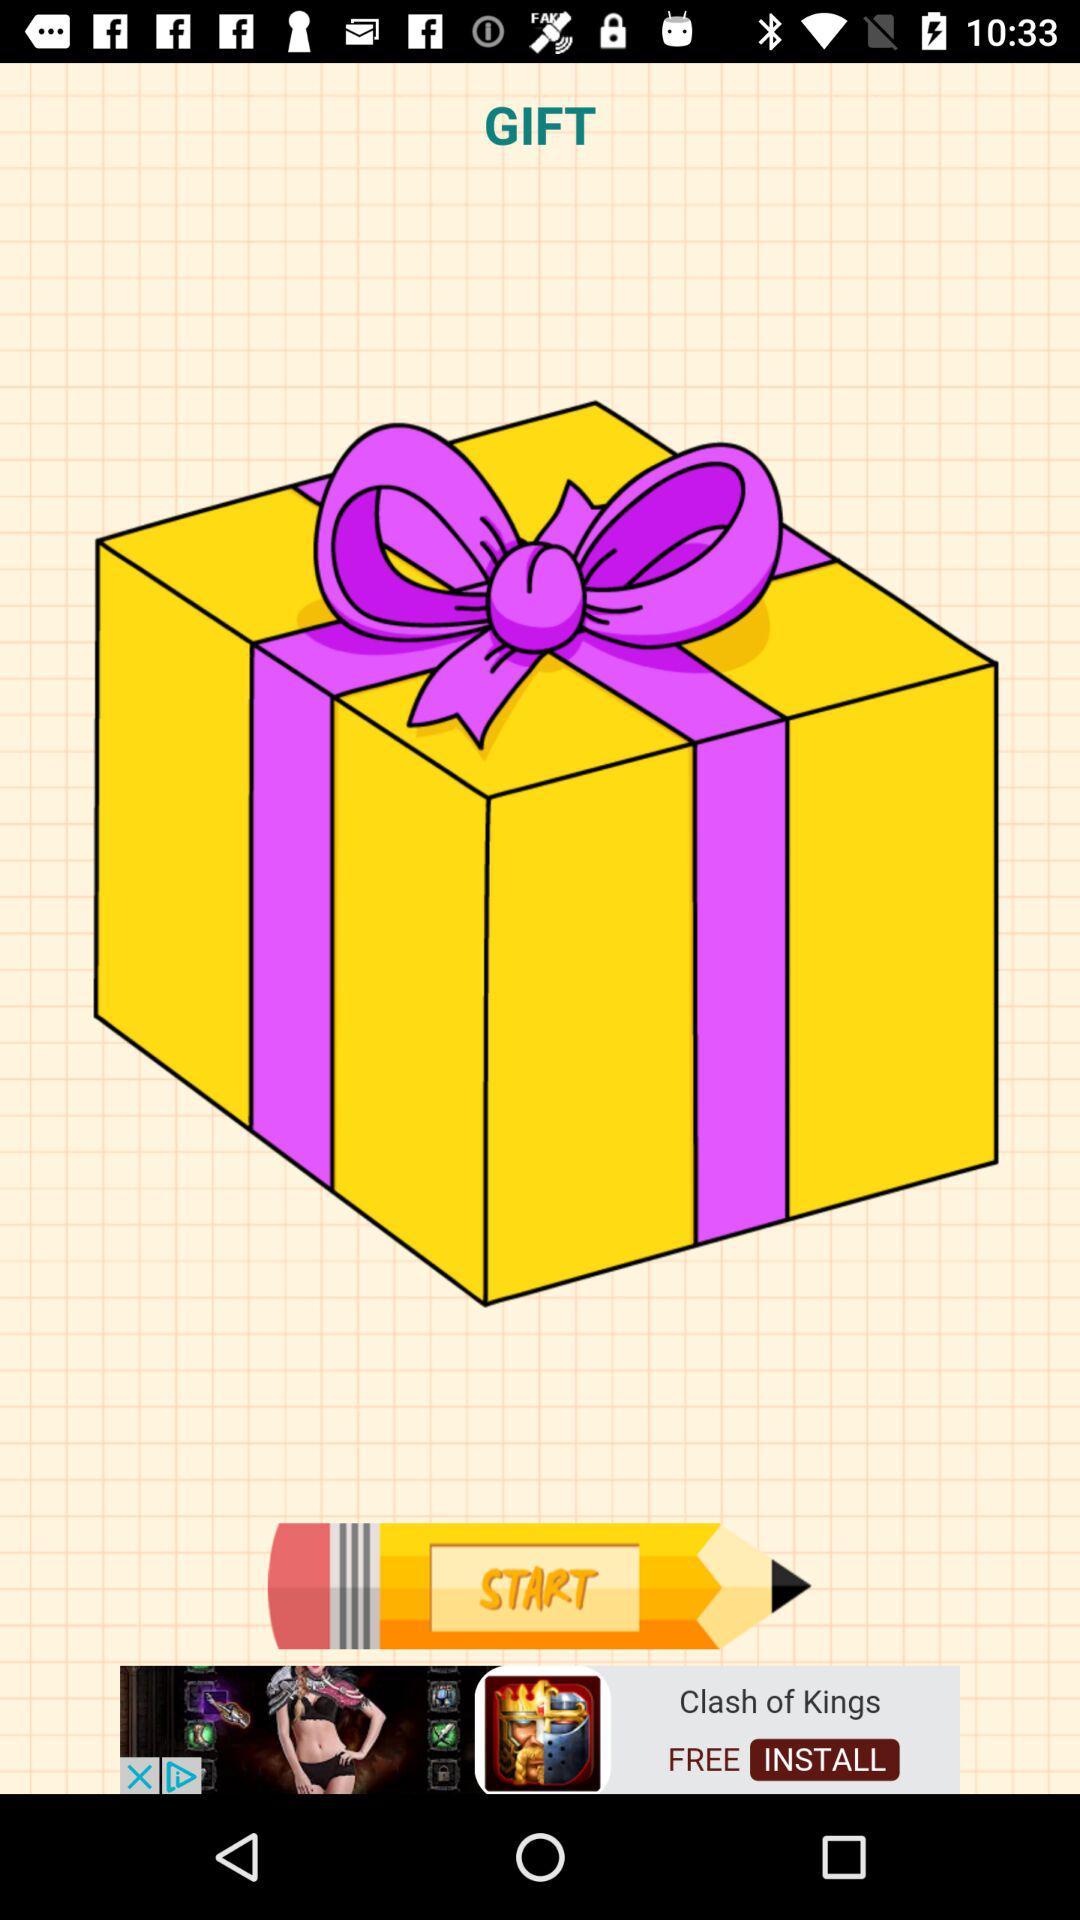 The width and height of the screenshot is (1080, 1920). What do you see at coordinates (538, 1585) in the screenshot?
I see `start drawing` at bounding box center [538, 1585].